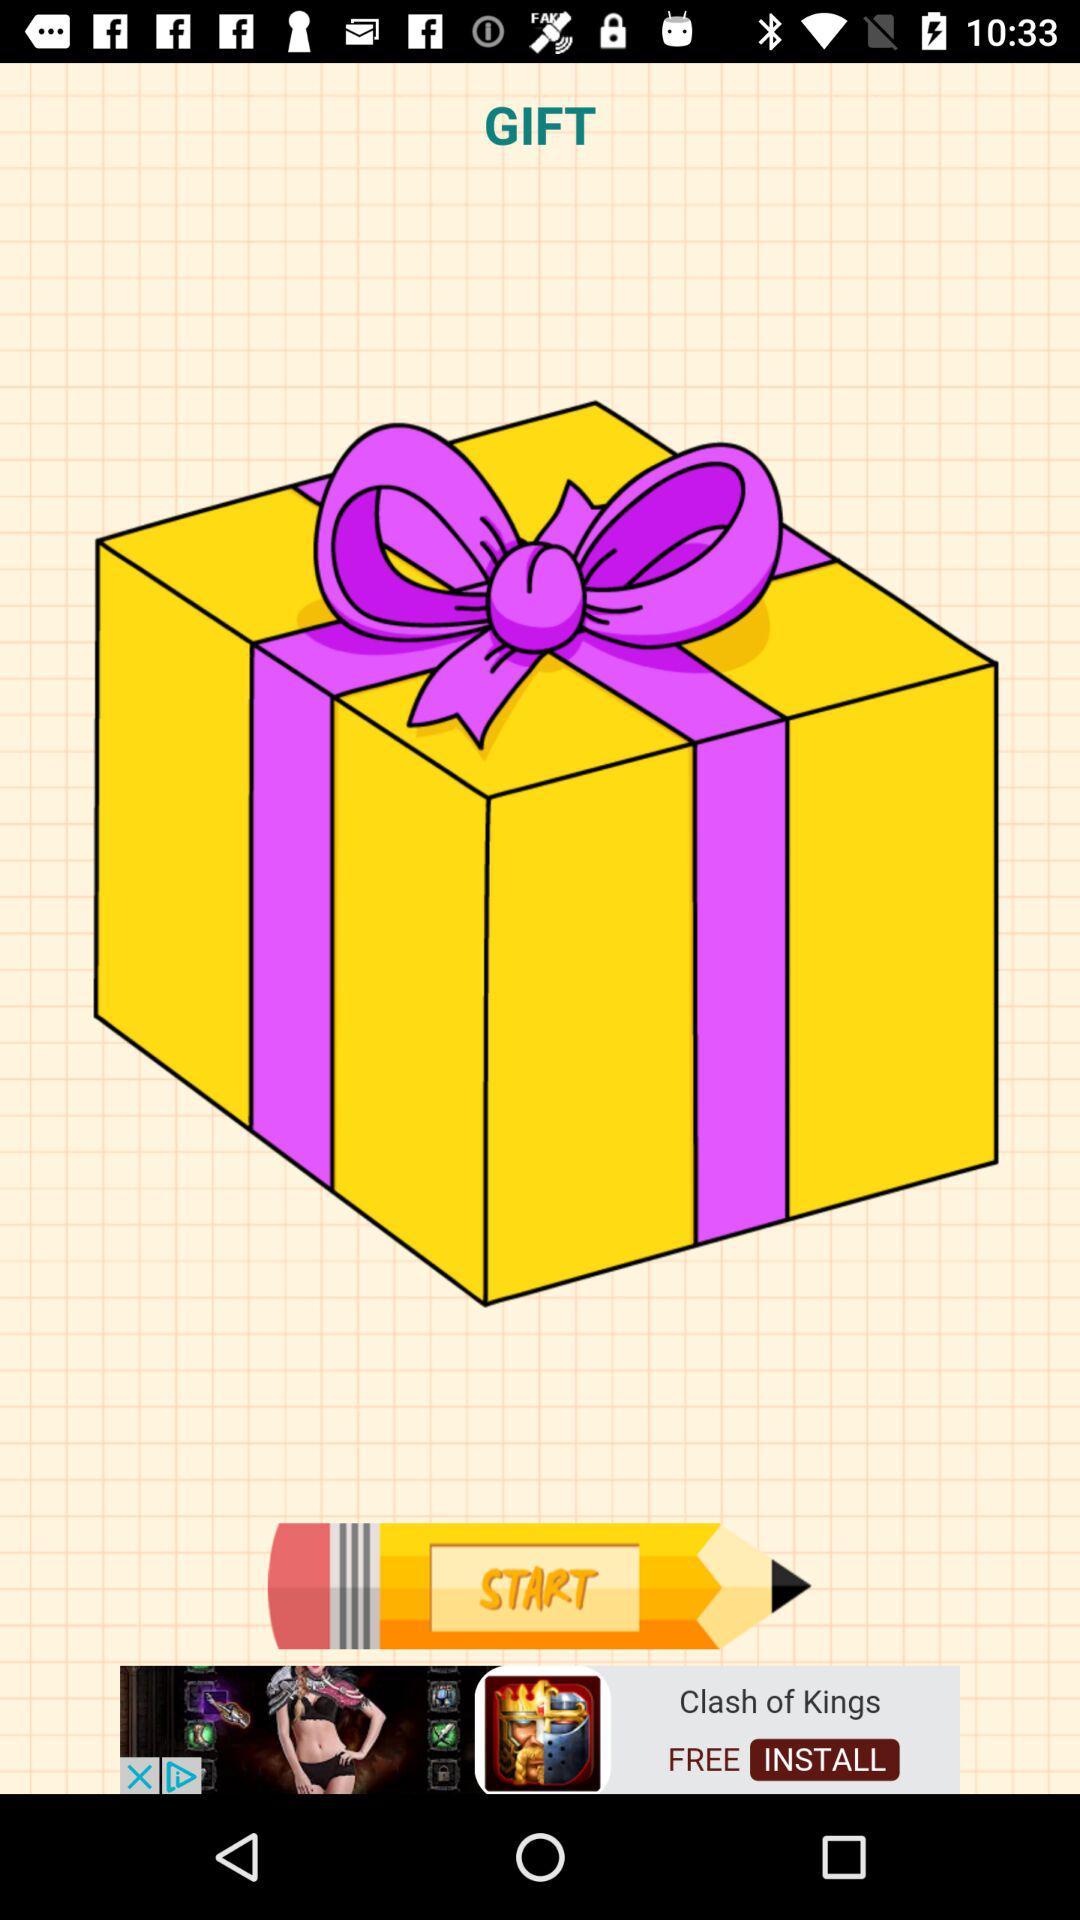 The width and height of the screenshot is (1080, 1920). What do you see at coordinates (538, 1585) in the screenshot?
I see `start drawing` at bounding box center [538, 1585].